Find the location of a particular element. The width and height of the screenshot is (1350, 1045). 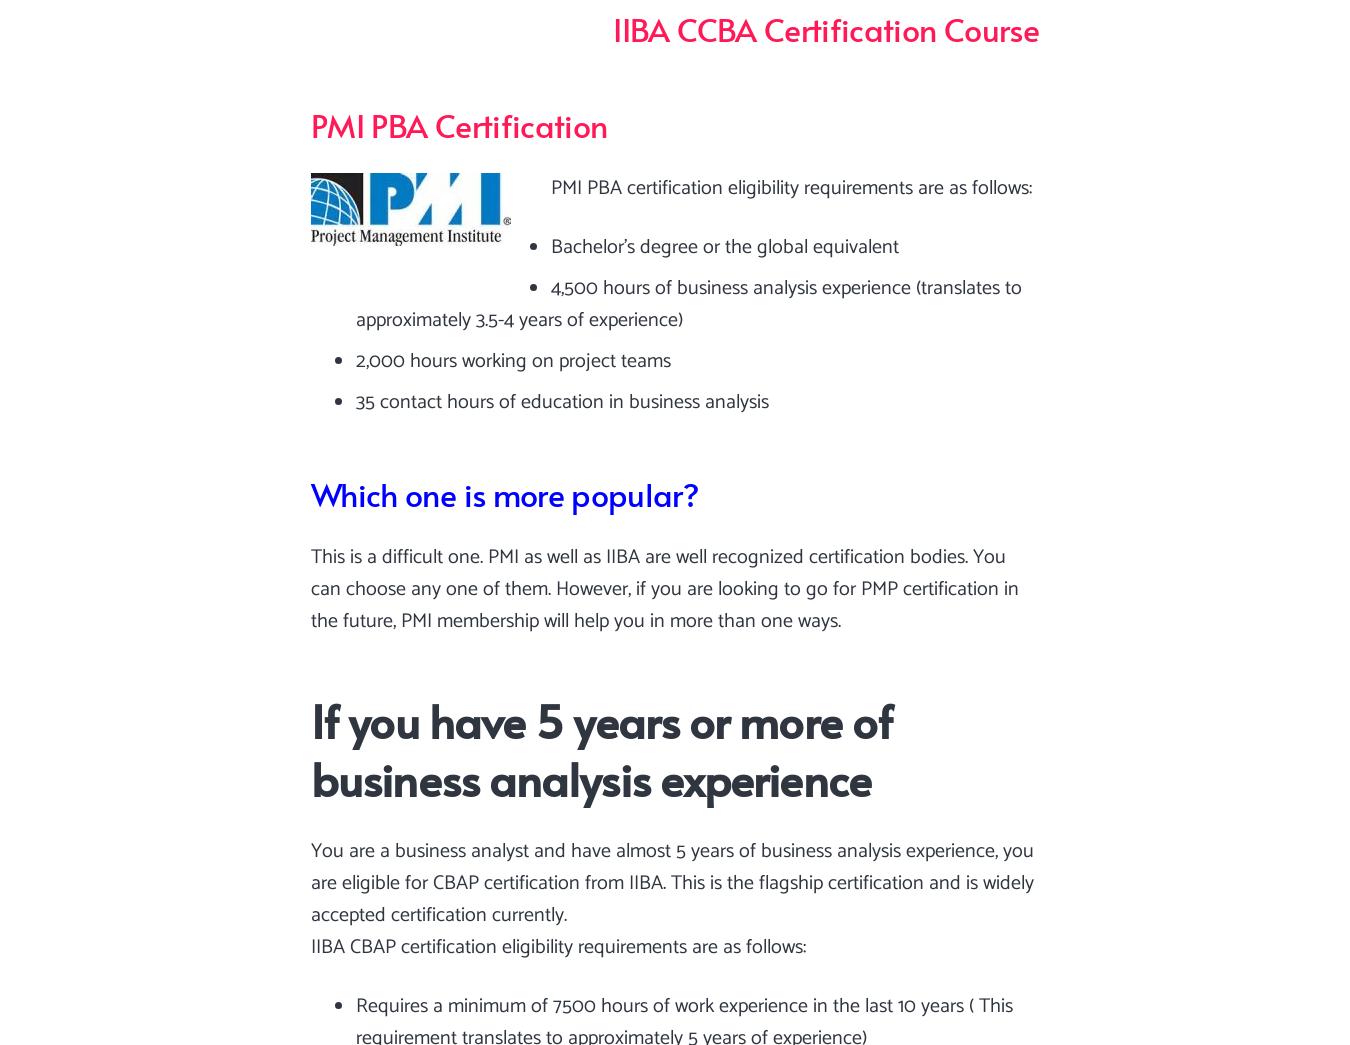

'This is a difficult one. PMI as well as IIBA are well recognized certification bodies. You can choose any one of them. However, if you are looking to go for PMP certification in the future, PMI membership will help you in more than one ways.' is located at coordinates (665, 587).